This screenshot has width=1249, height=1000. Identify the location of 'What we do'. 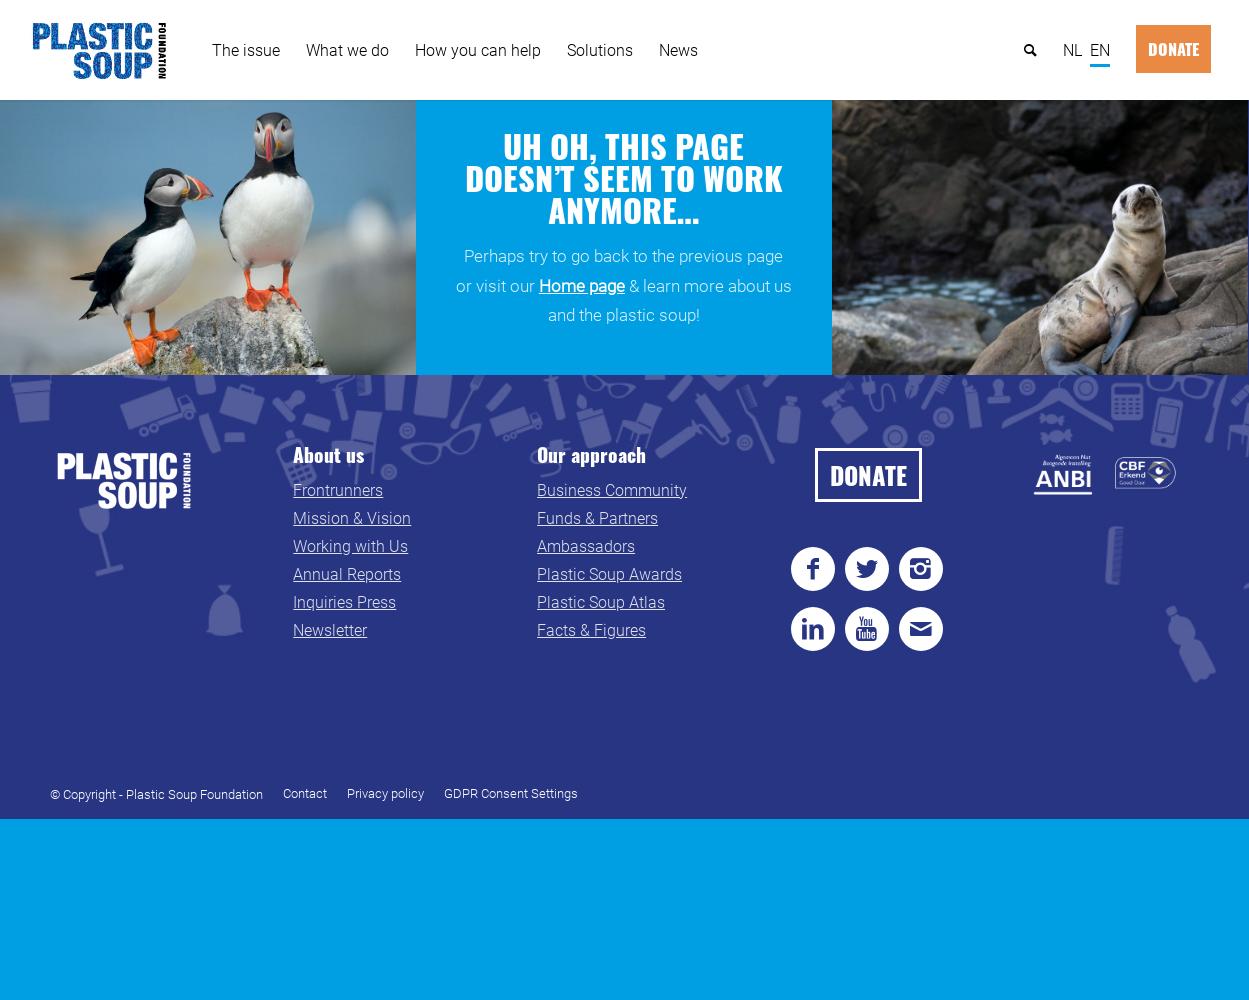
(305, 49).